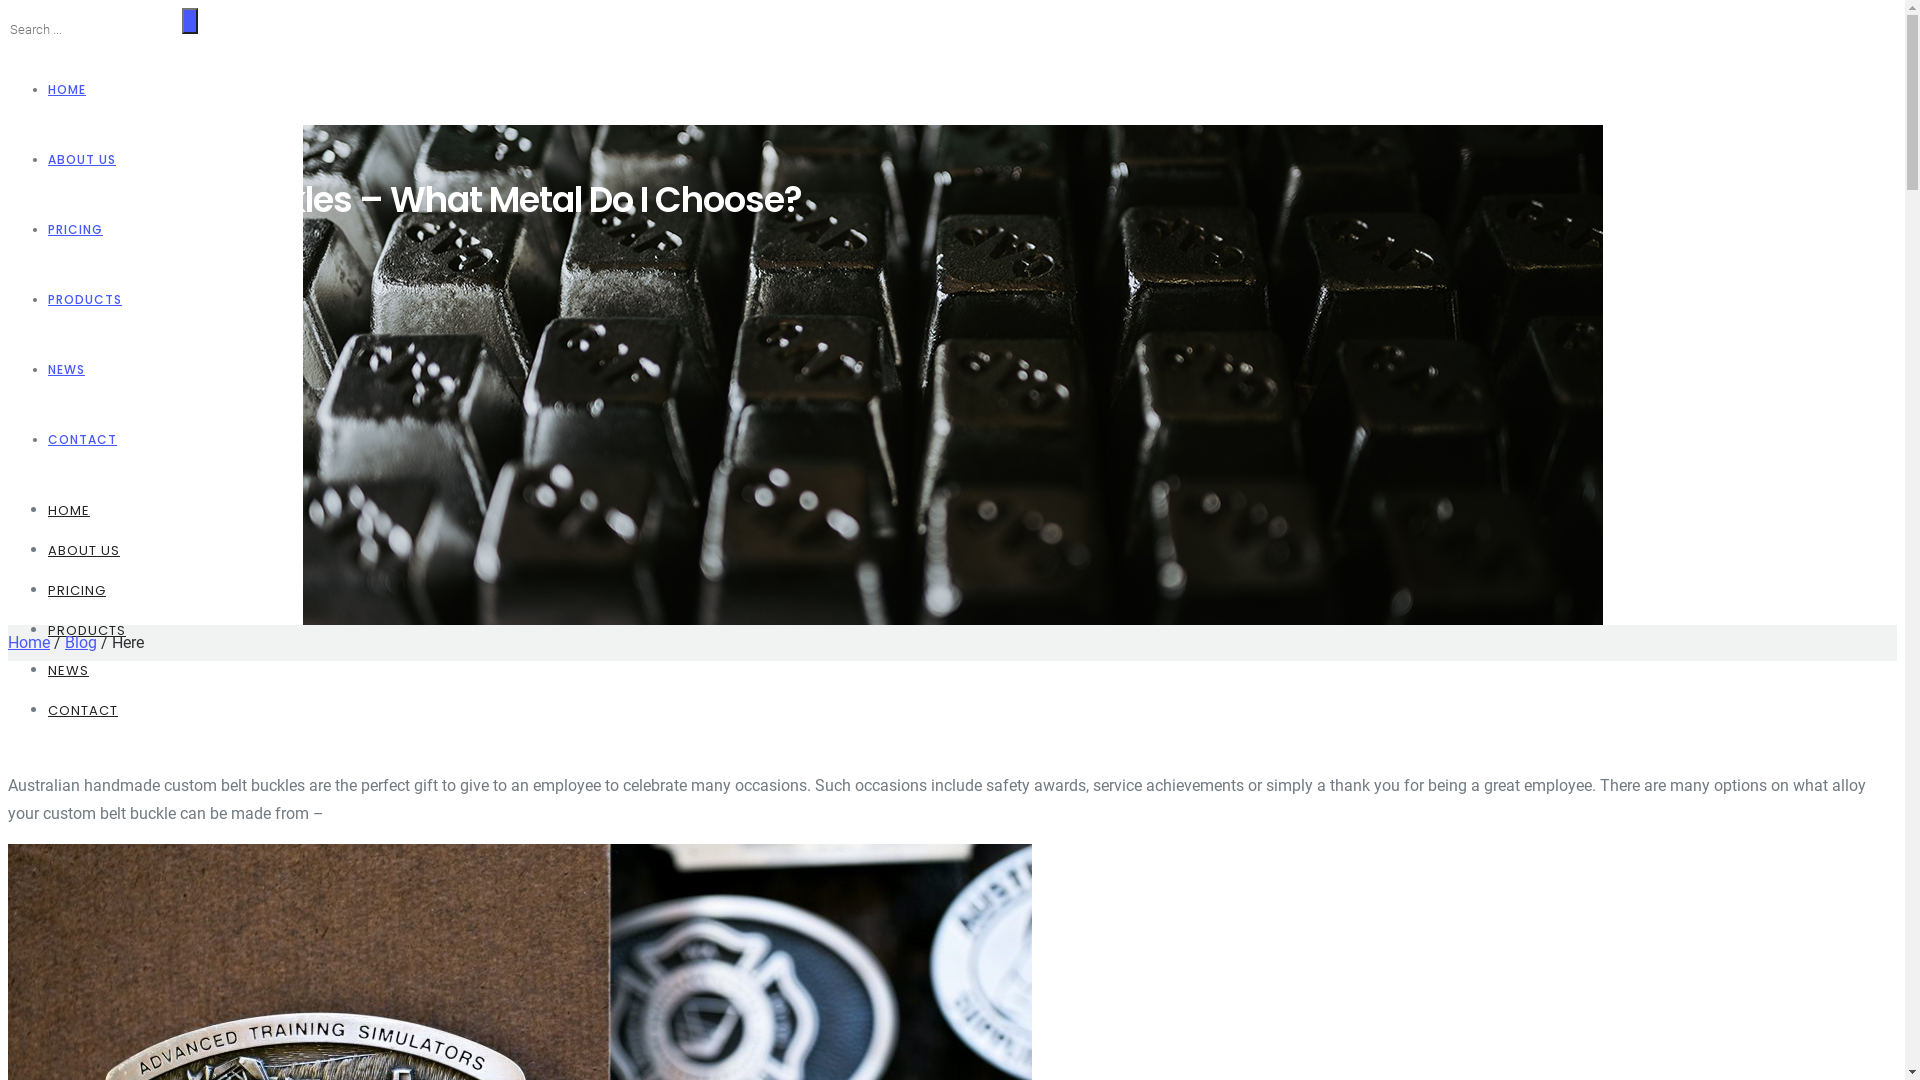  I want to click on 'NEWS', so click(68, 670).